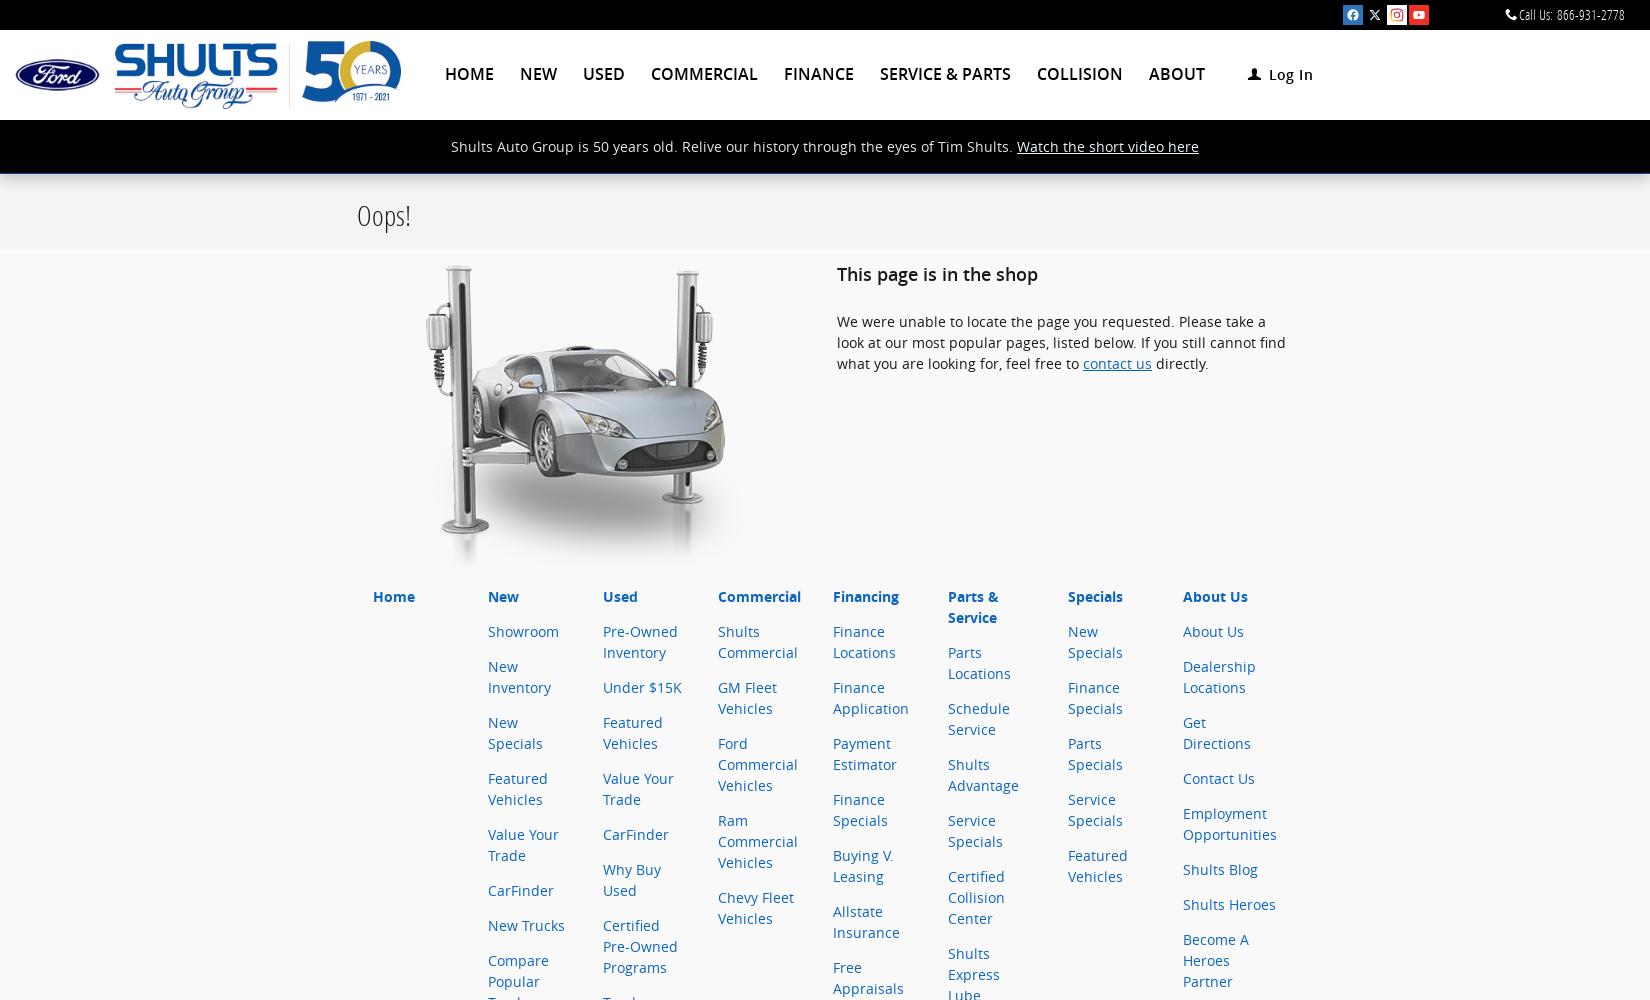 The width and height of the screenshot is (1650, 1000). Describe the element at coordinates (1217, 732) in the screenshot. I see `'Get Directions'` at that location.